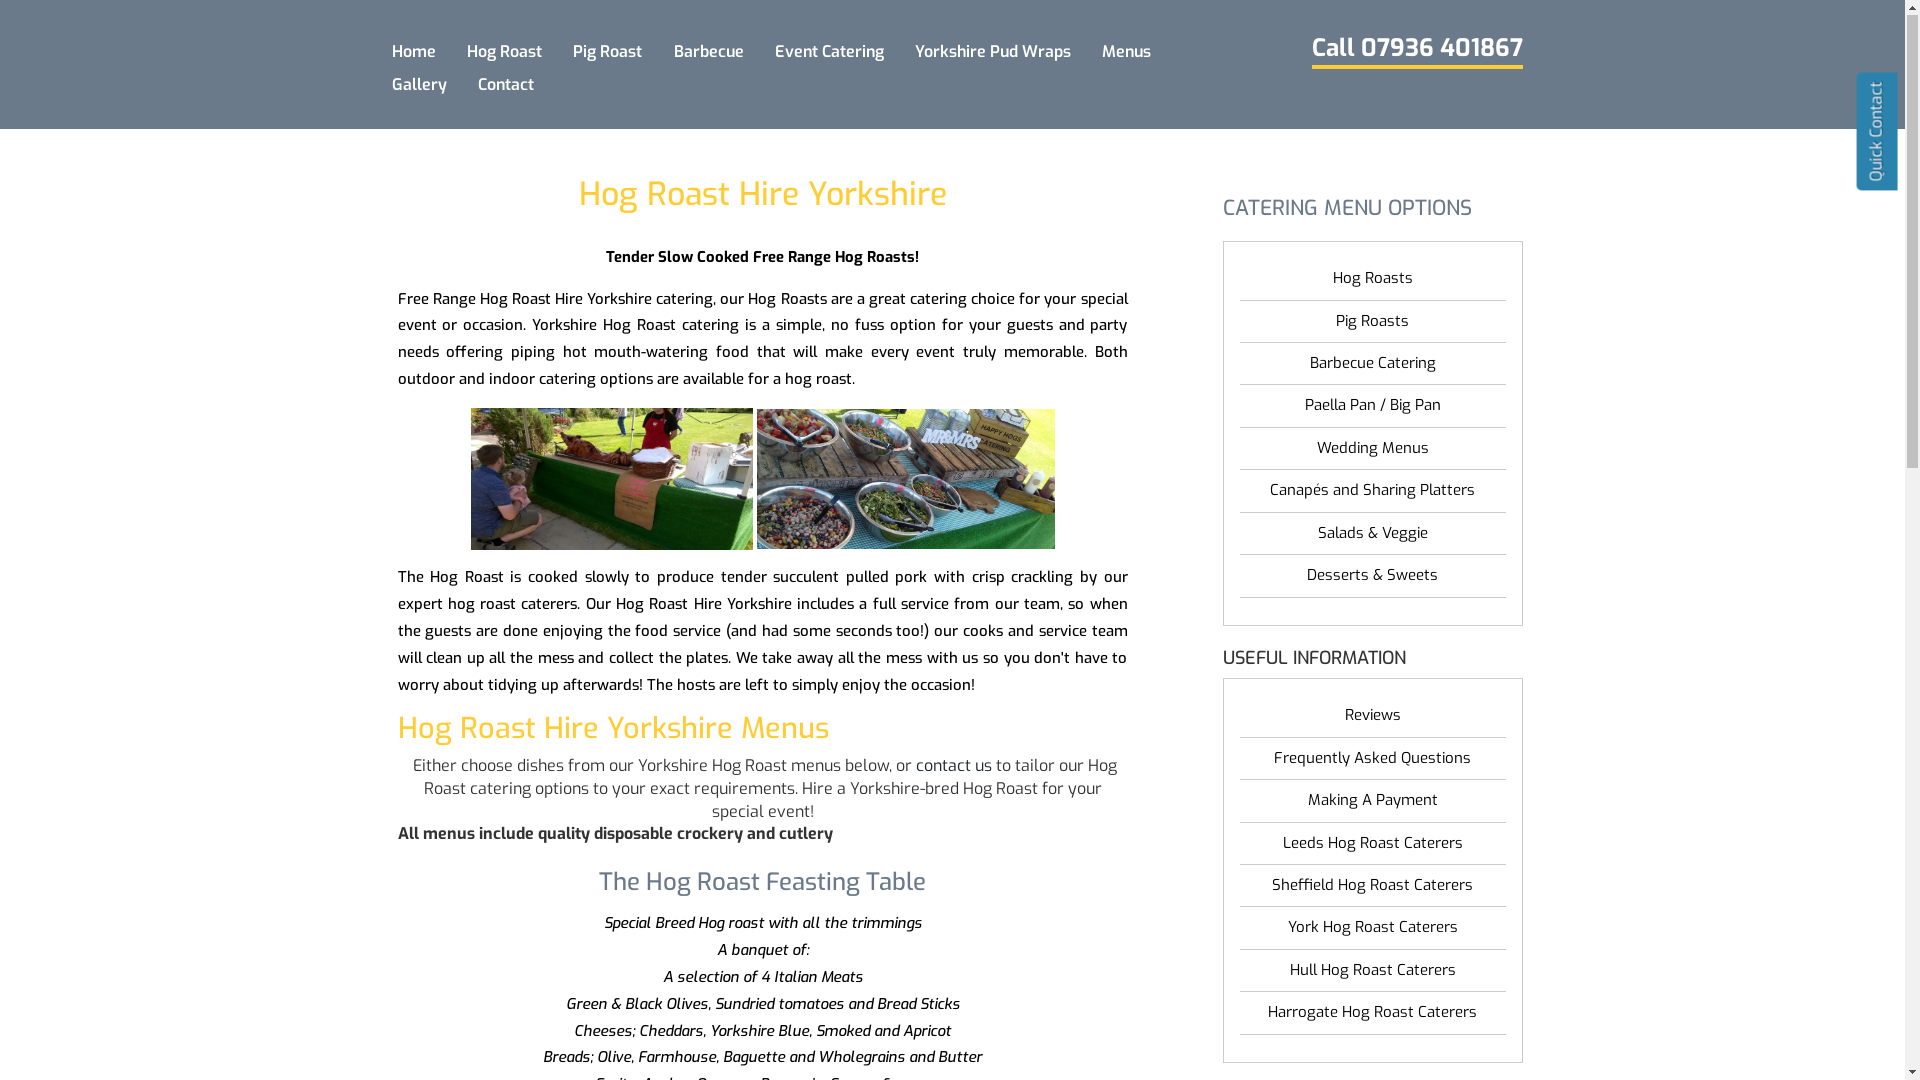 The width and height of the screenshot is (1920, 1080). What do you see at coordinates (1371, 533) in the screenshot?
I see `'Salads & Veggie'` at bounding box center [1371, 533].